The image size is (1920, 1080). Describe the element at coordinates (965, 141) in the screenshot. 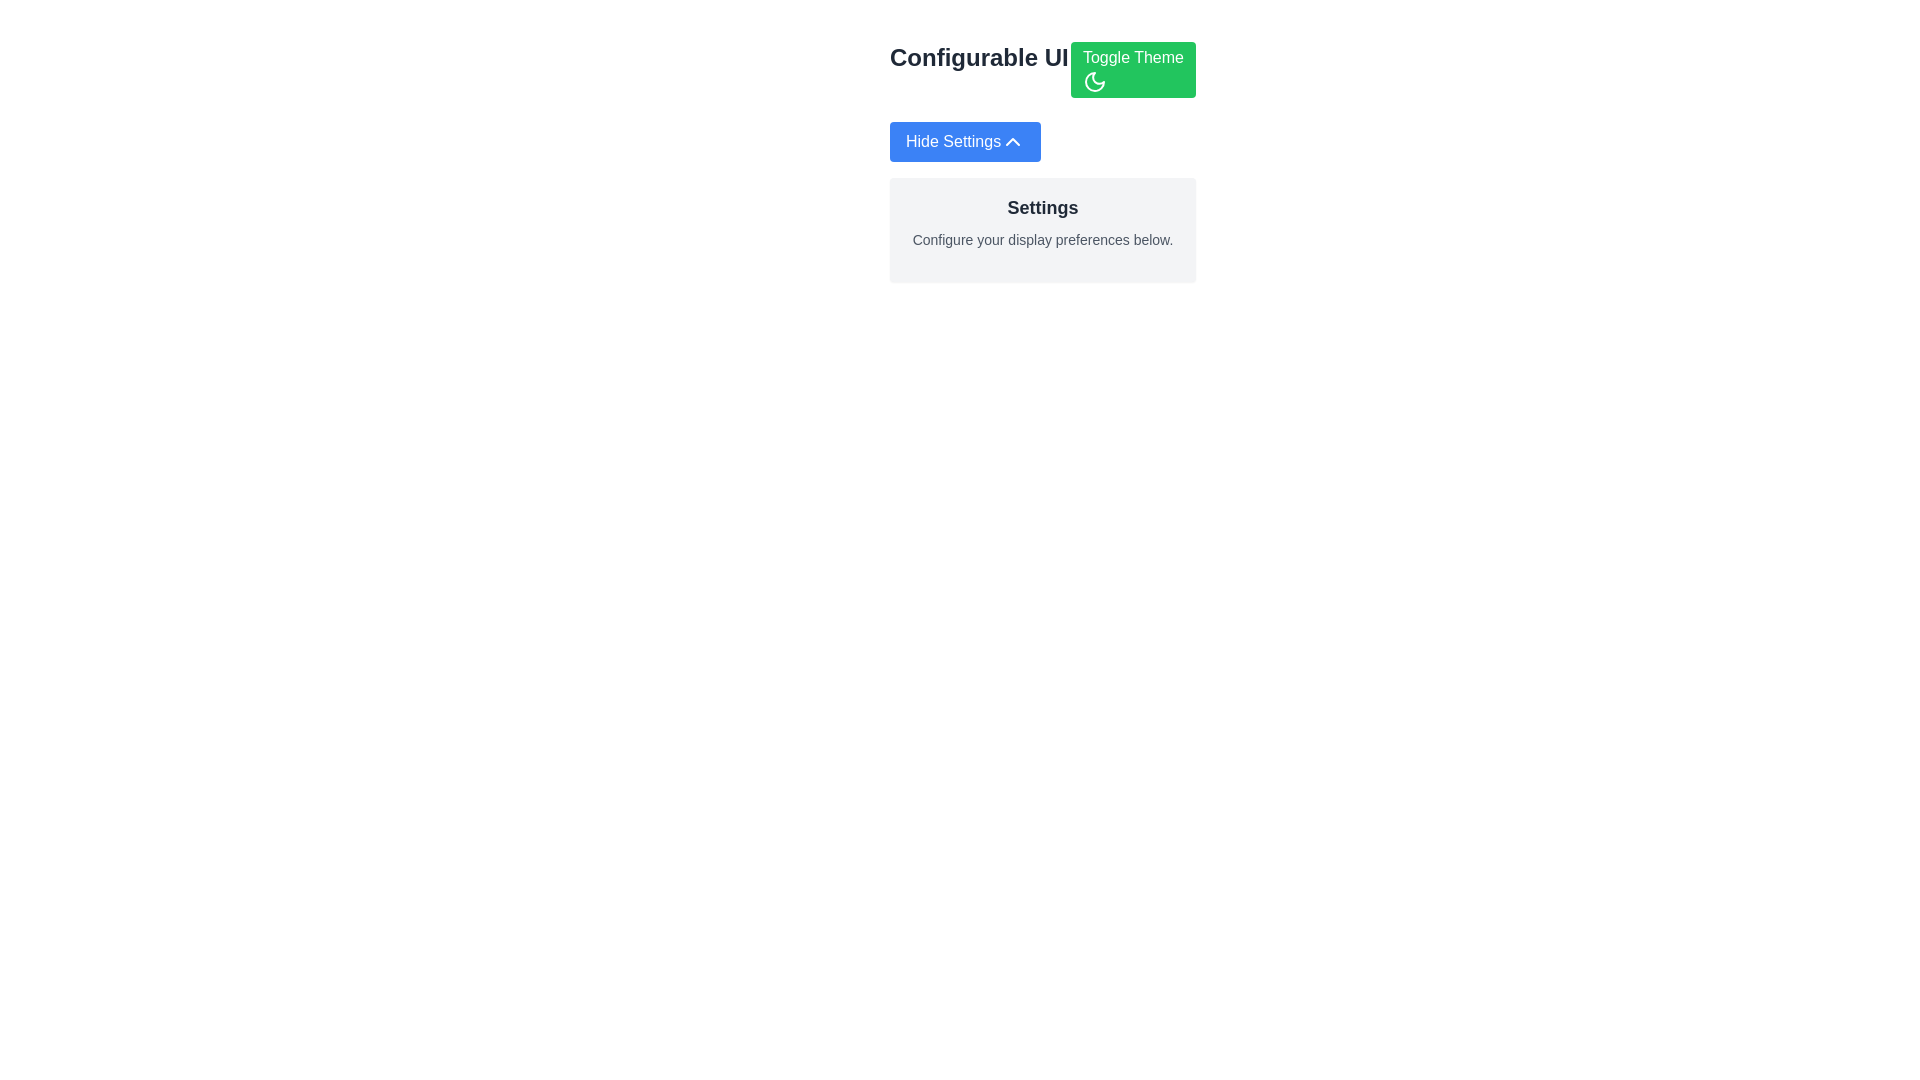

I see `the blue button labeled 'Hide Settings' with a chevron-up icon` at that location.